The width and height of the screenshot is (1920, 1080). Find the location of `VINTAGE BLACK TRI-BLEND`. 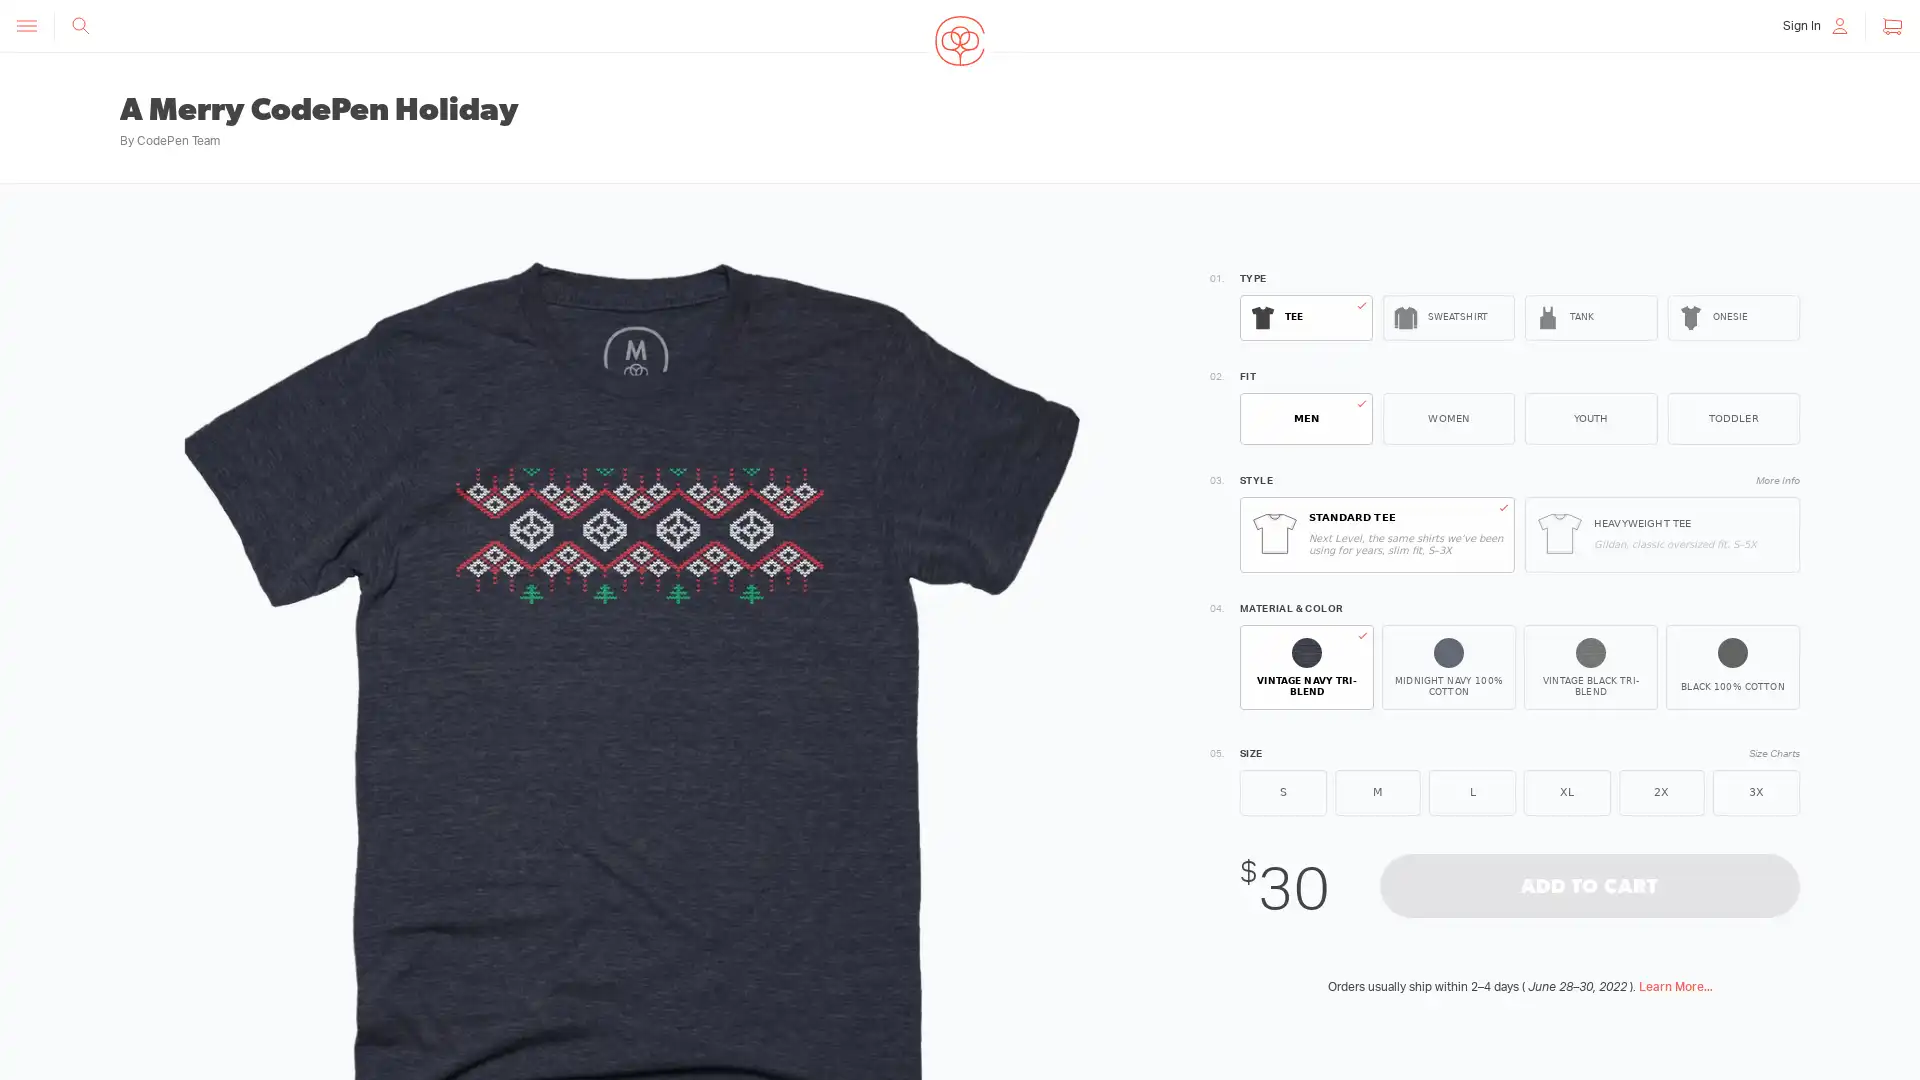

VINTAGE BLACK TRI-BLEND is located at coordinates (1589, 667).